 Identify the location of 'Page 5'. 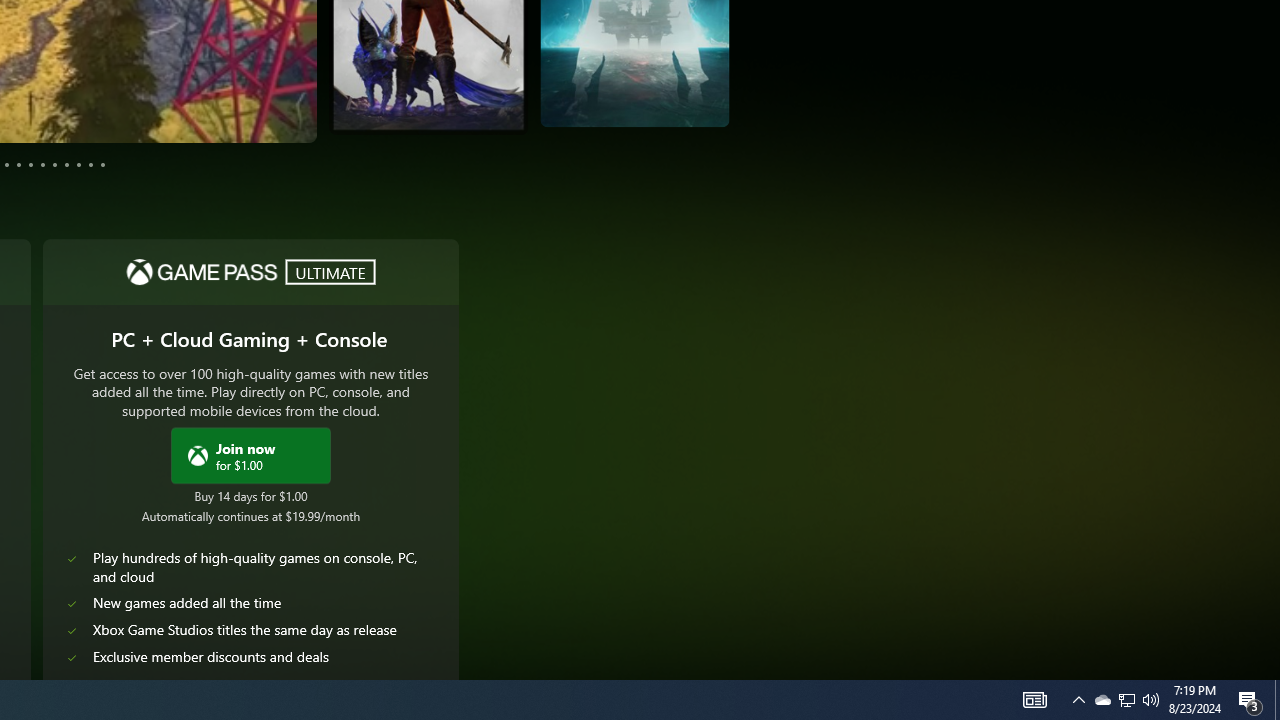
(19, 163).